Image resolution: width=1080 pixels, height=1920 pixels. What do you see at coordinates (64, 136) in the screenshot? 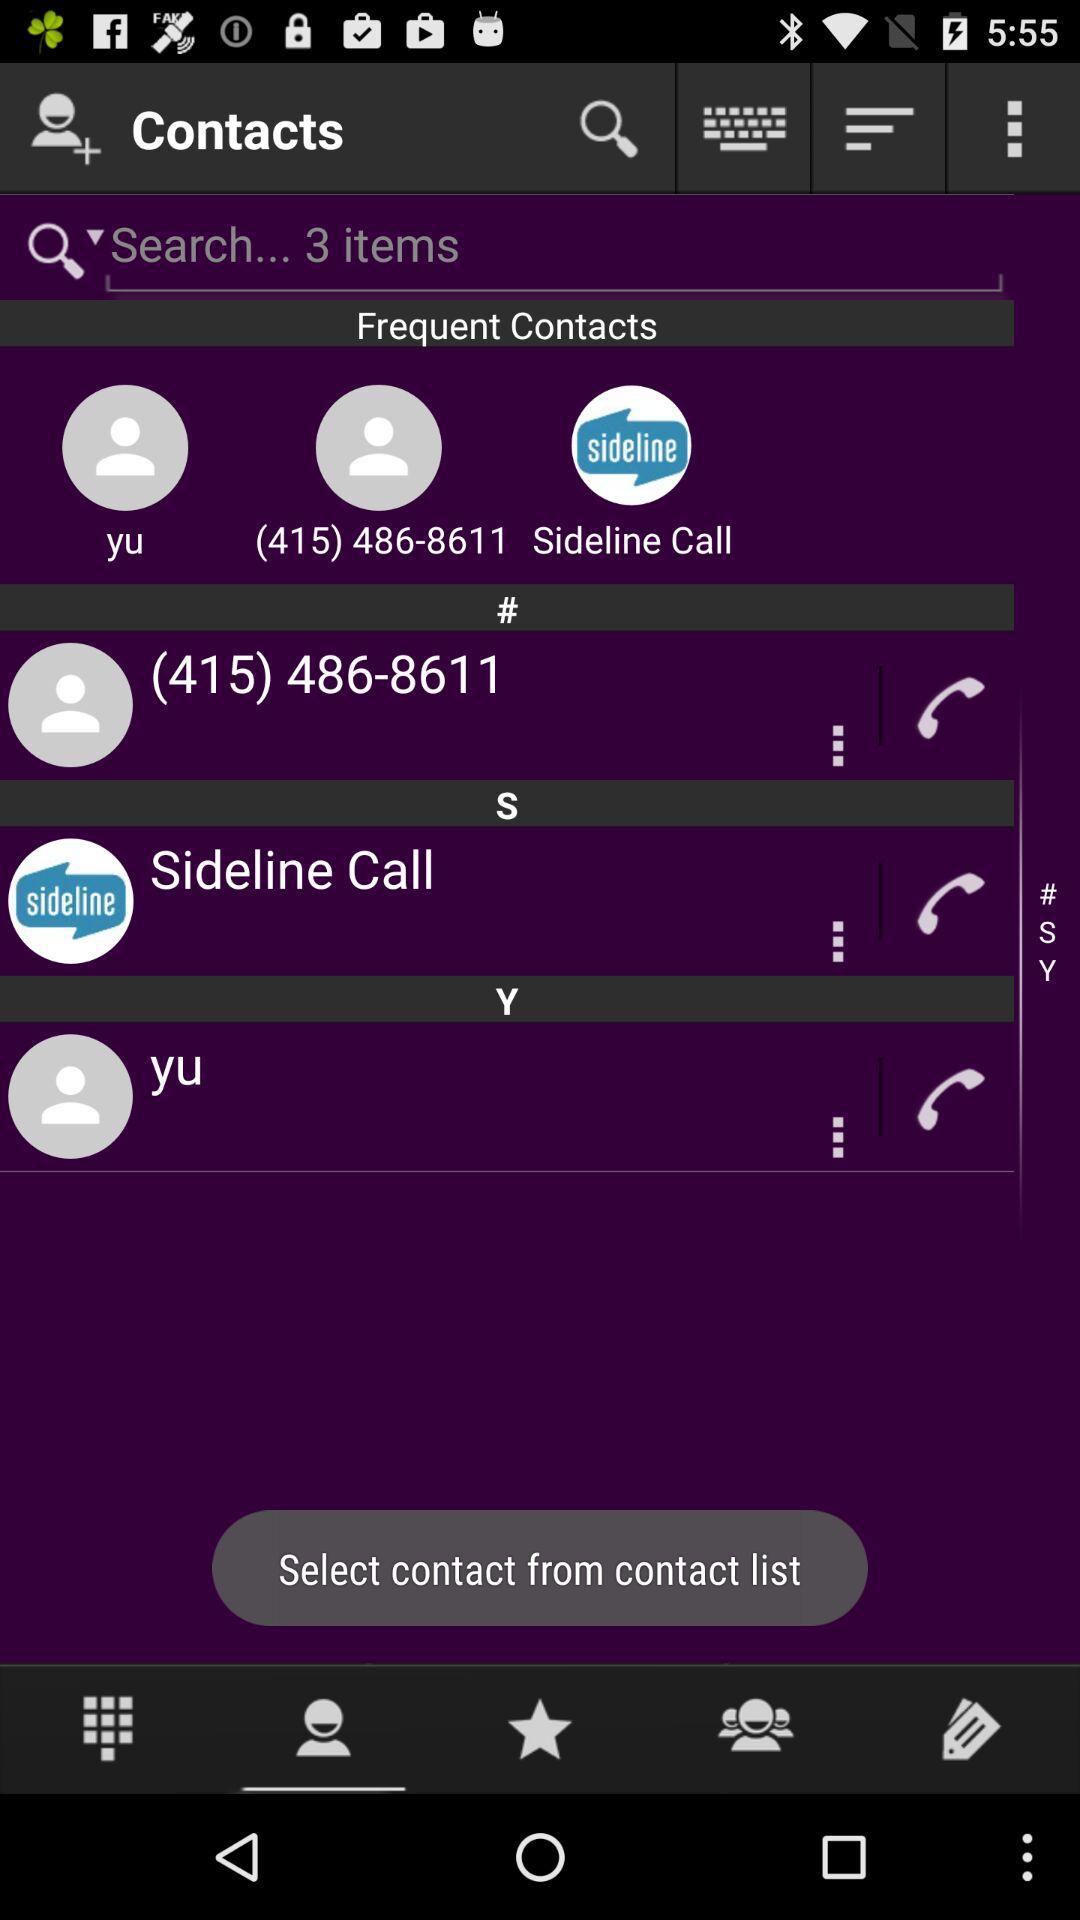
I see `the follow icon` at bounding box center [64, 136].